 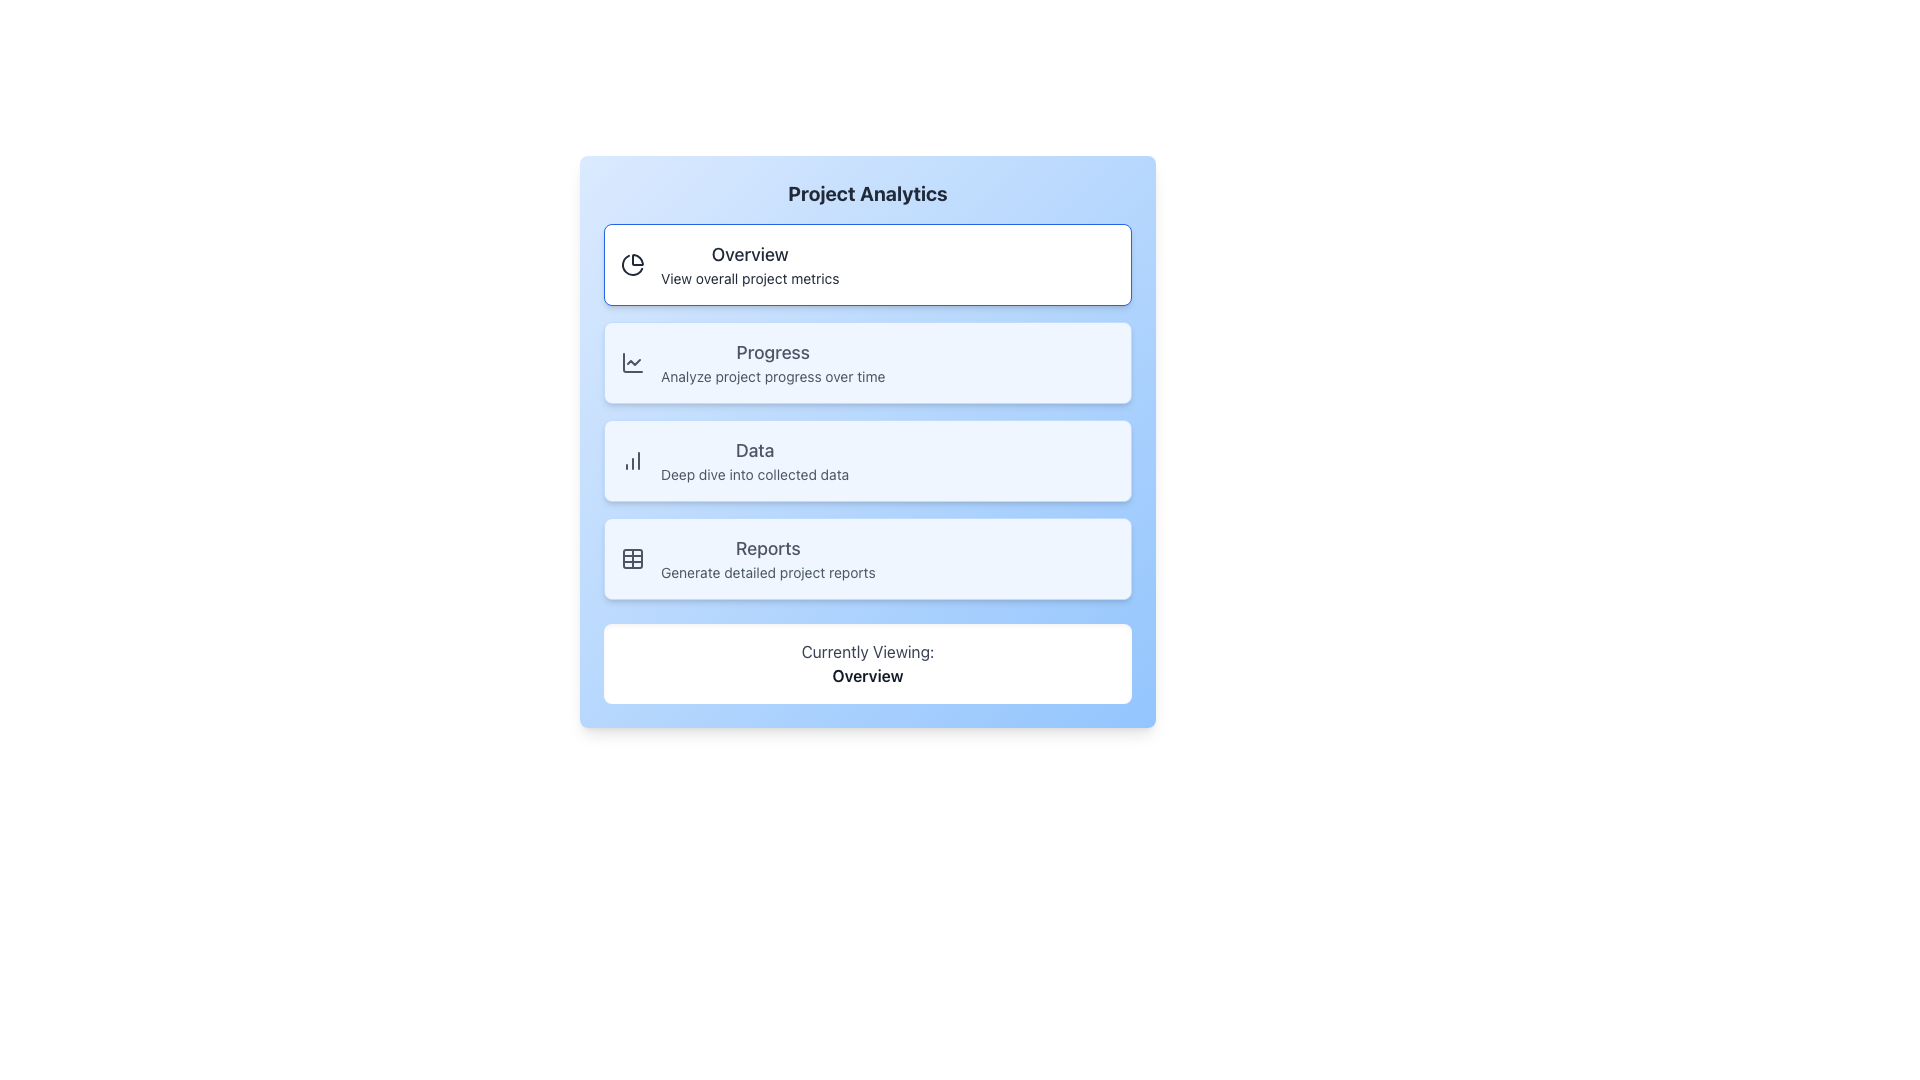 I want to click on the static descriptive text located beneath the 'Reports' section, which serves as a subheading providing additional information about its purpose, so click(x=767, y=573).